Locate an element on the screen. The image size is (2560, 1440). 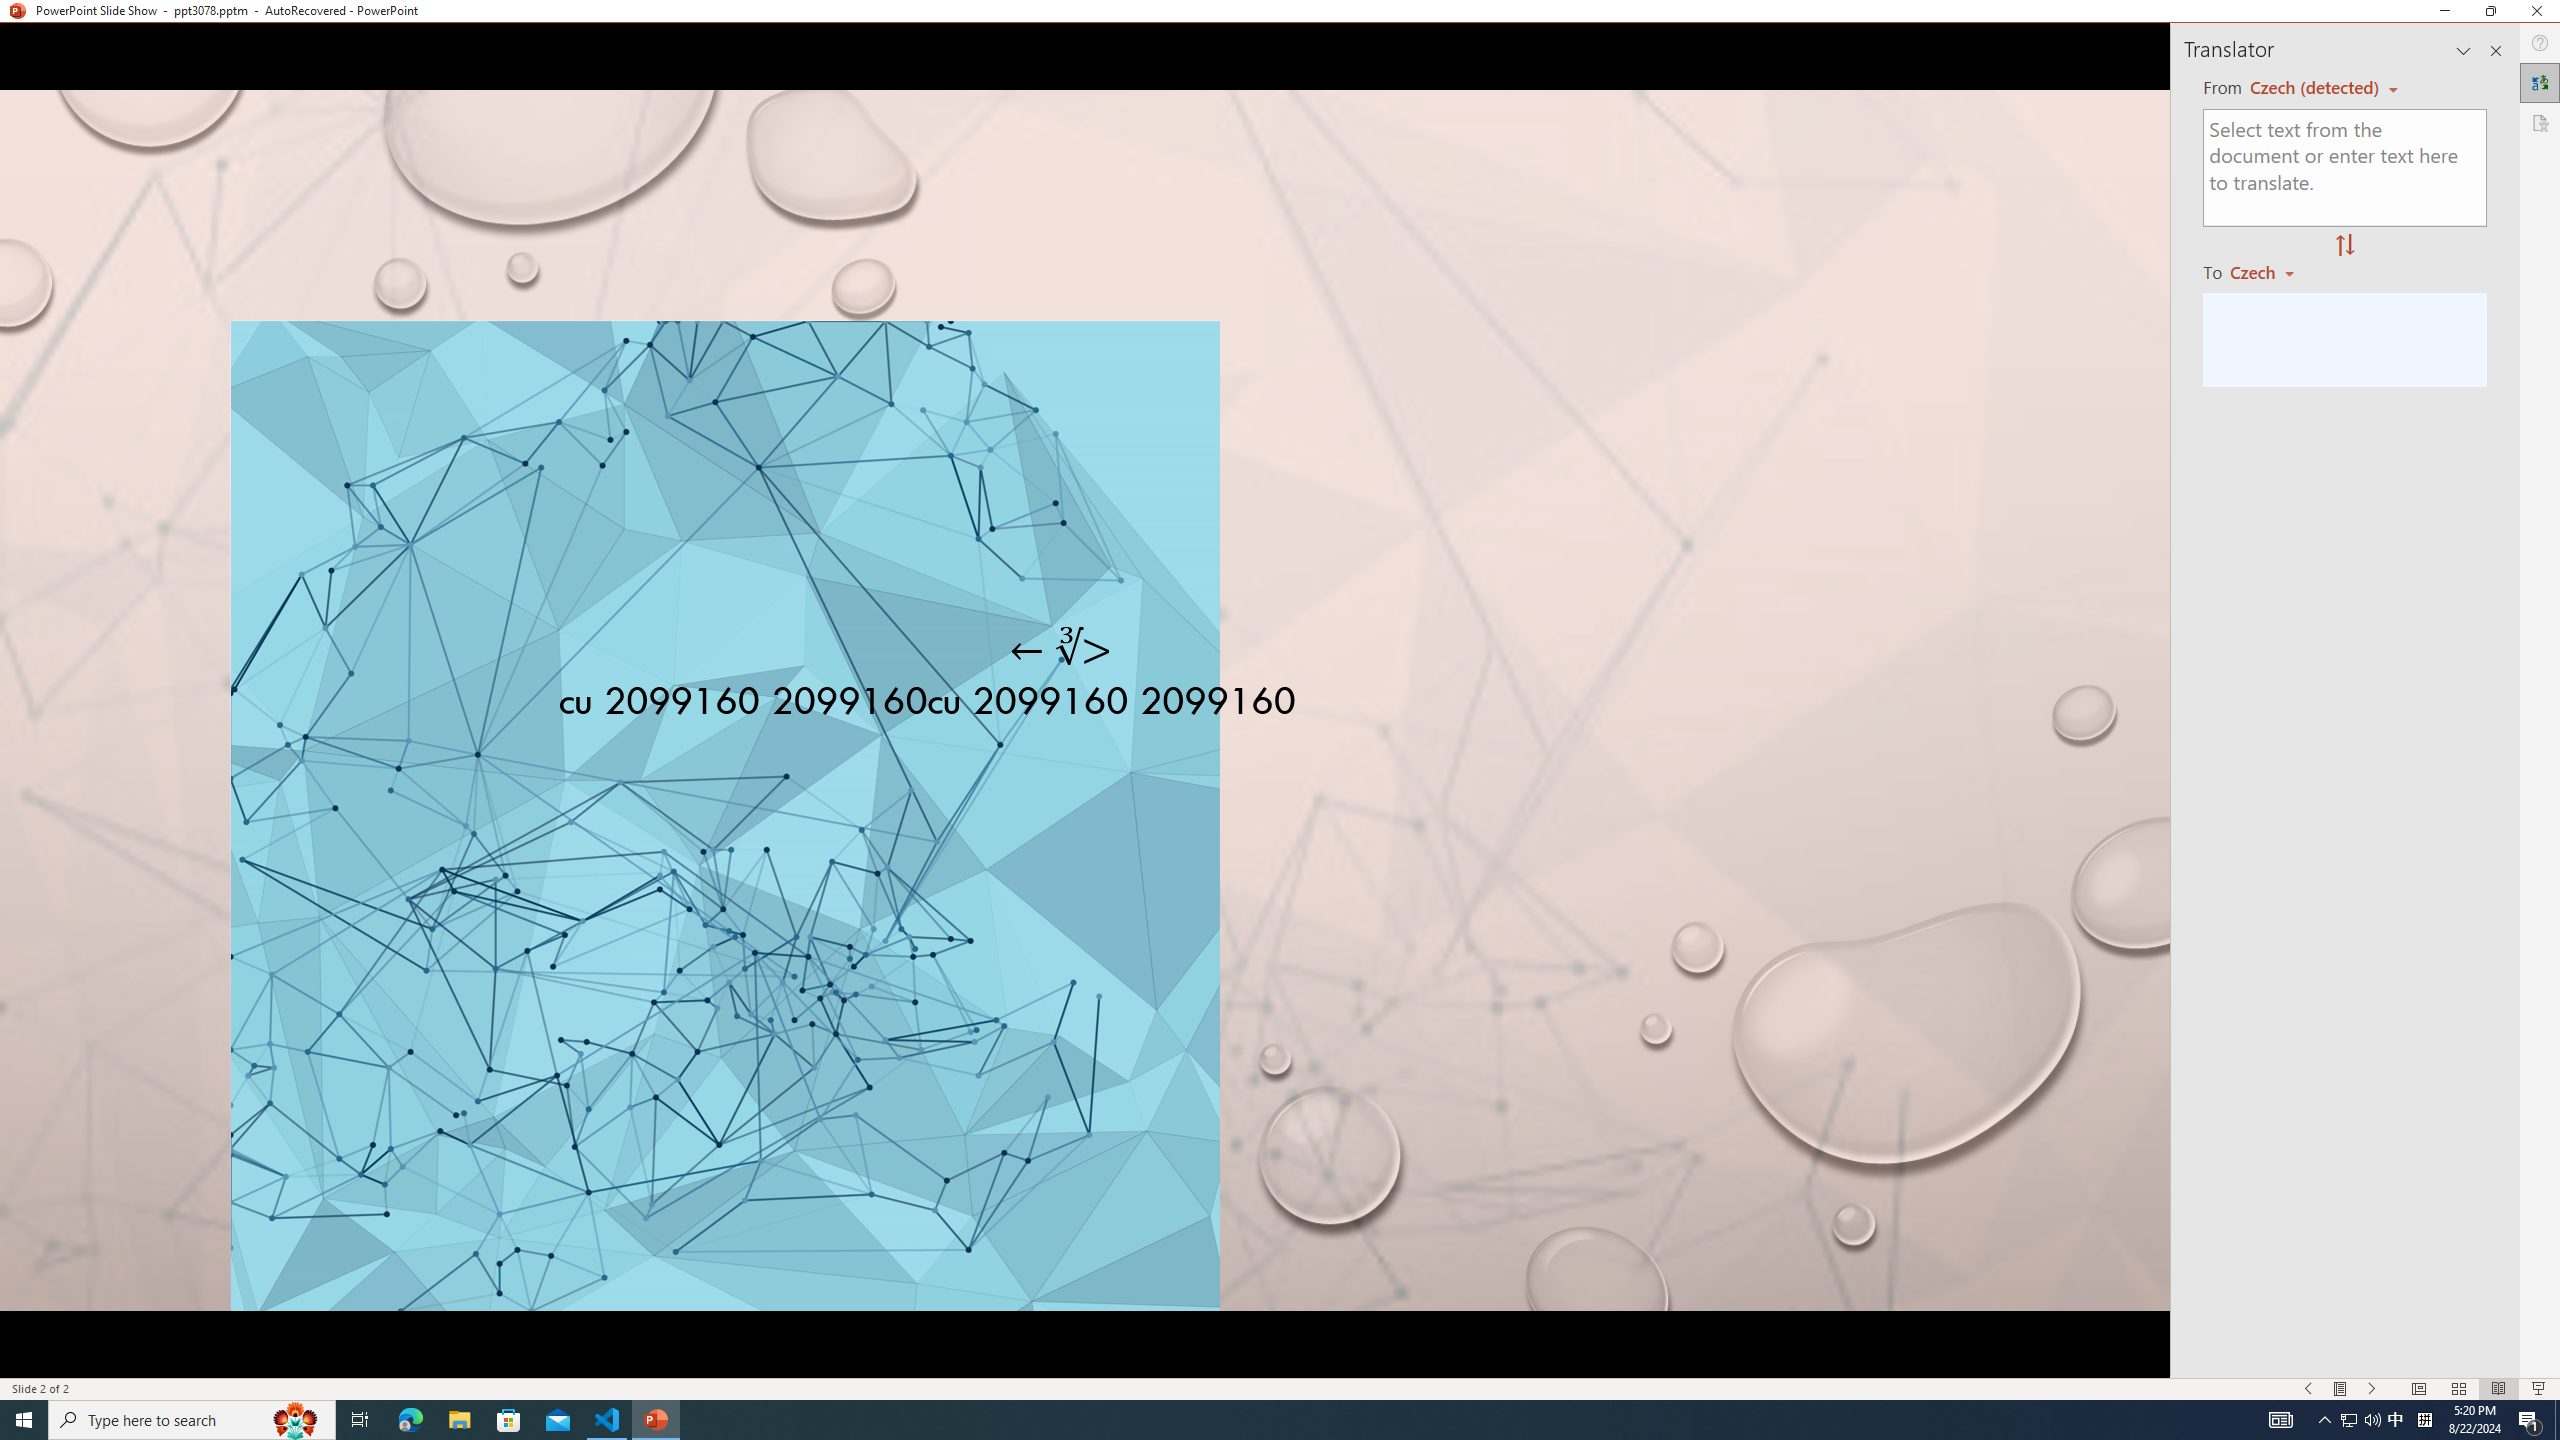
'Task Pane Options' is located at coordinates (2463, 50).